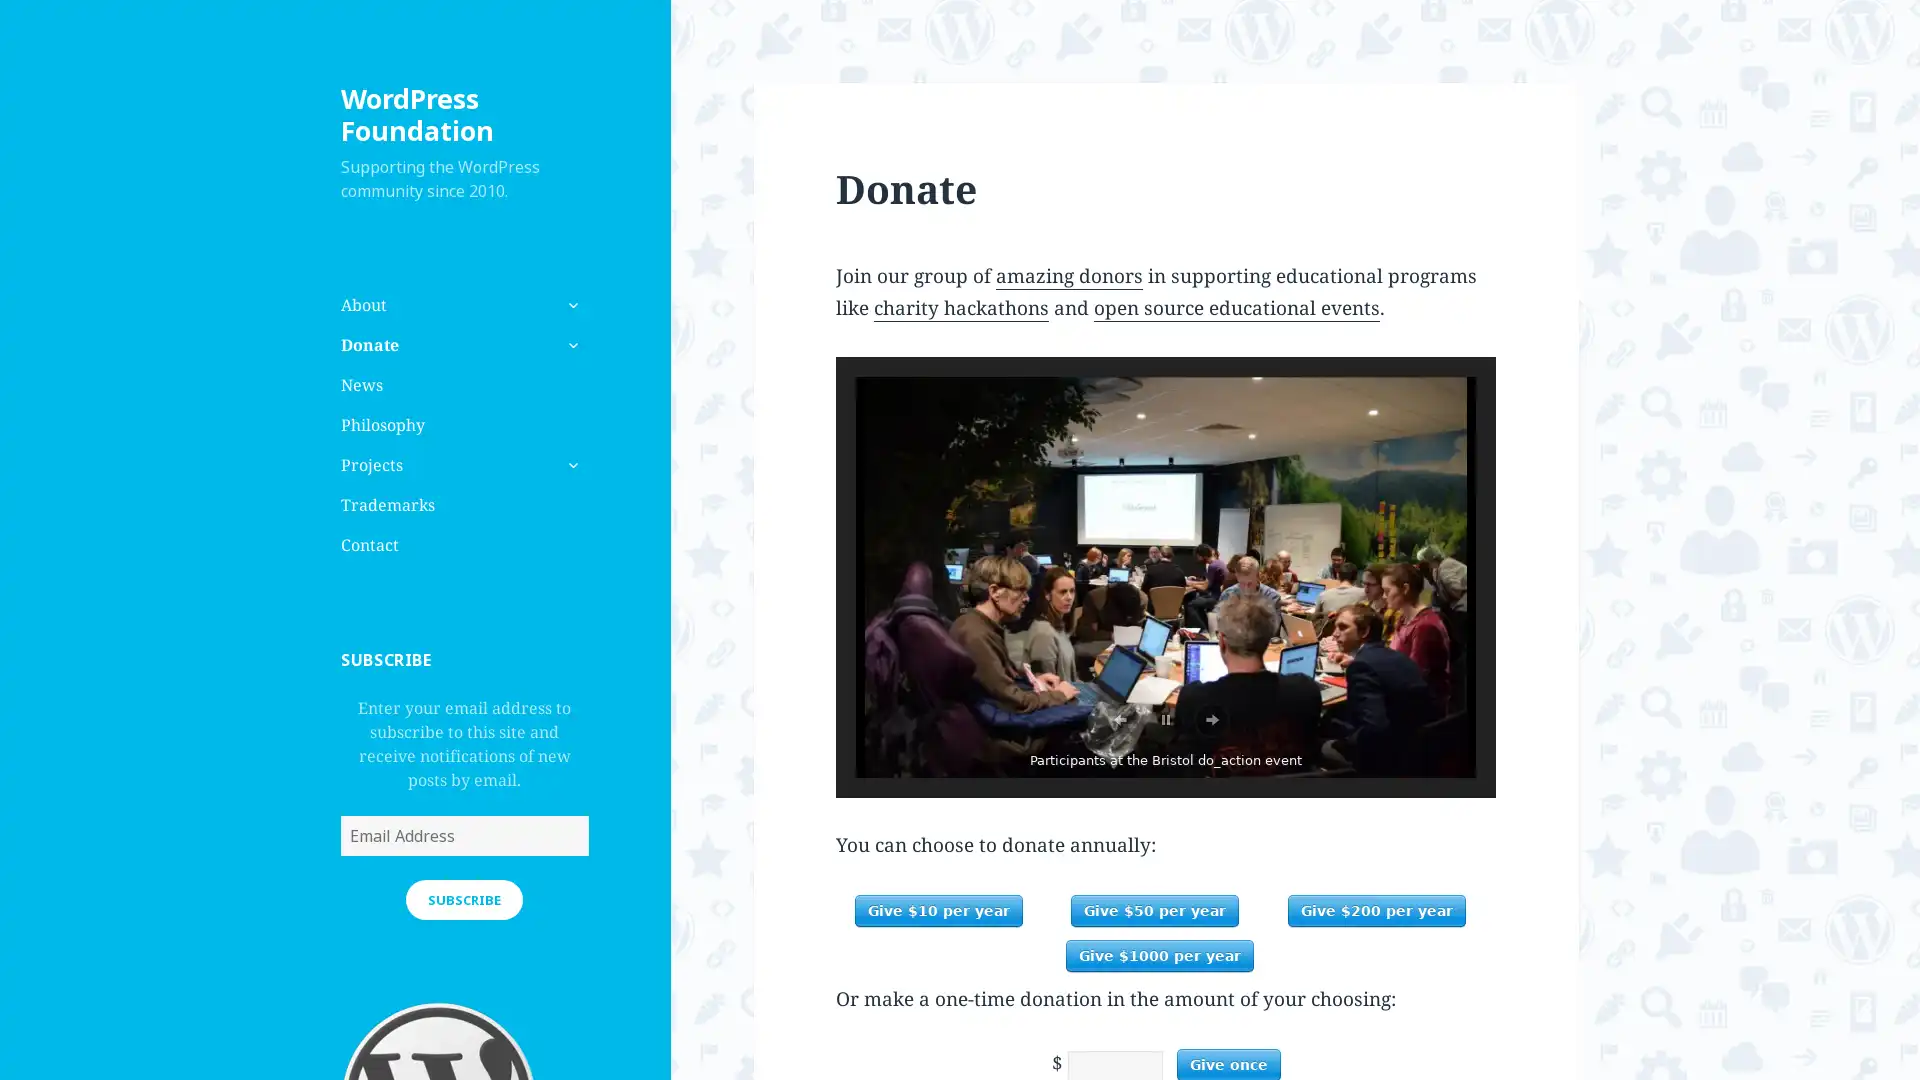 The width and height of the screenshot is (1920, 1080). I want to click on Give $1000 per year, so click(1160, 955).